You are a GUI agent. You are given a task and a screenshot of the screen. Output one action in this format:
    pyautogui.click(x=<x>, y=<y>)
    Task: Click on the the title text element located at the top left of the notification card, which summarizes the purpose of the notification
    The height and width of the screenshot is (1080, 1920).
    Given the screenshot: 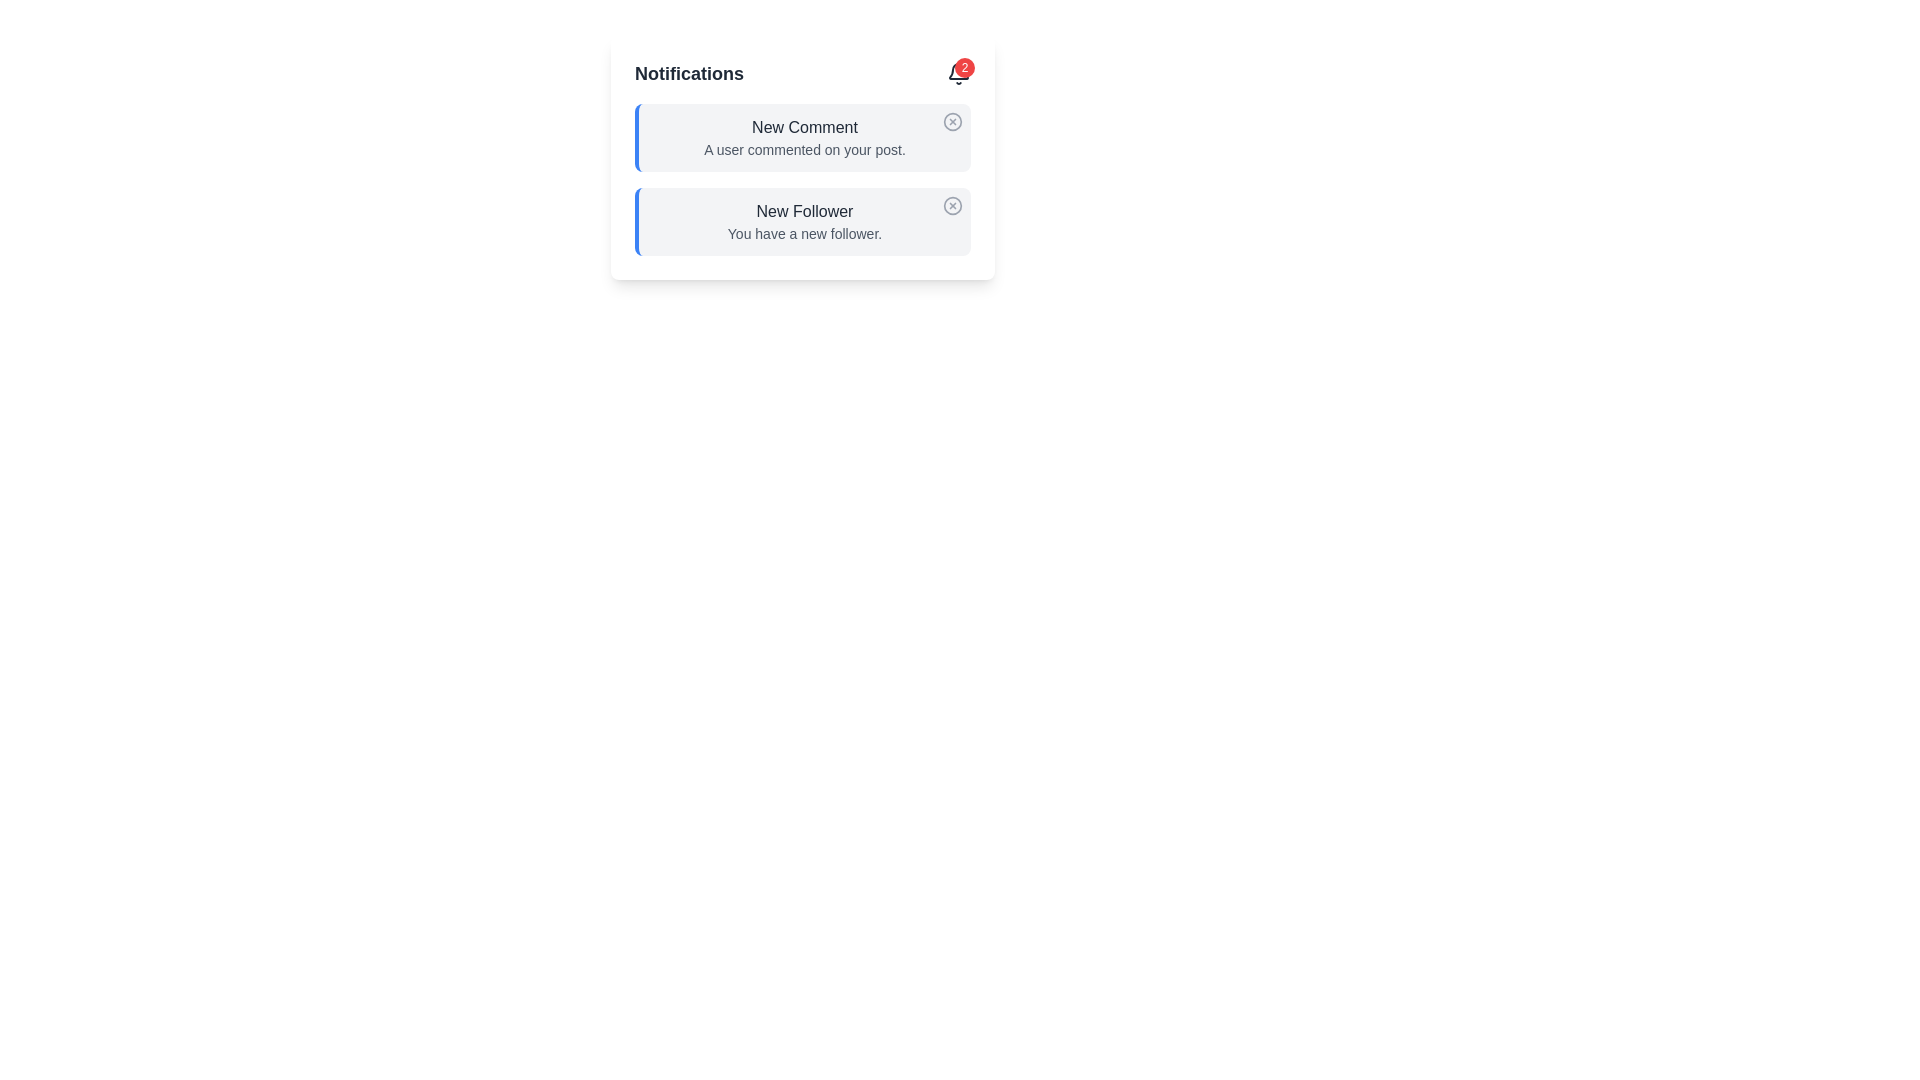 What is the action you would take?
    pyautogui.click(x=805, y=127)
    